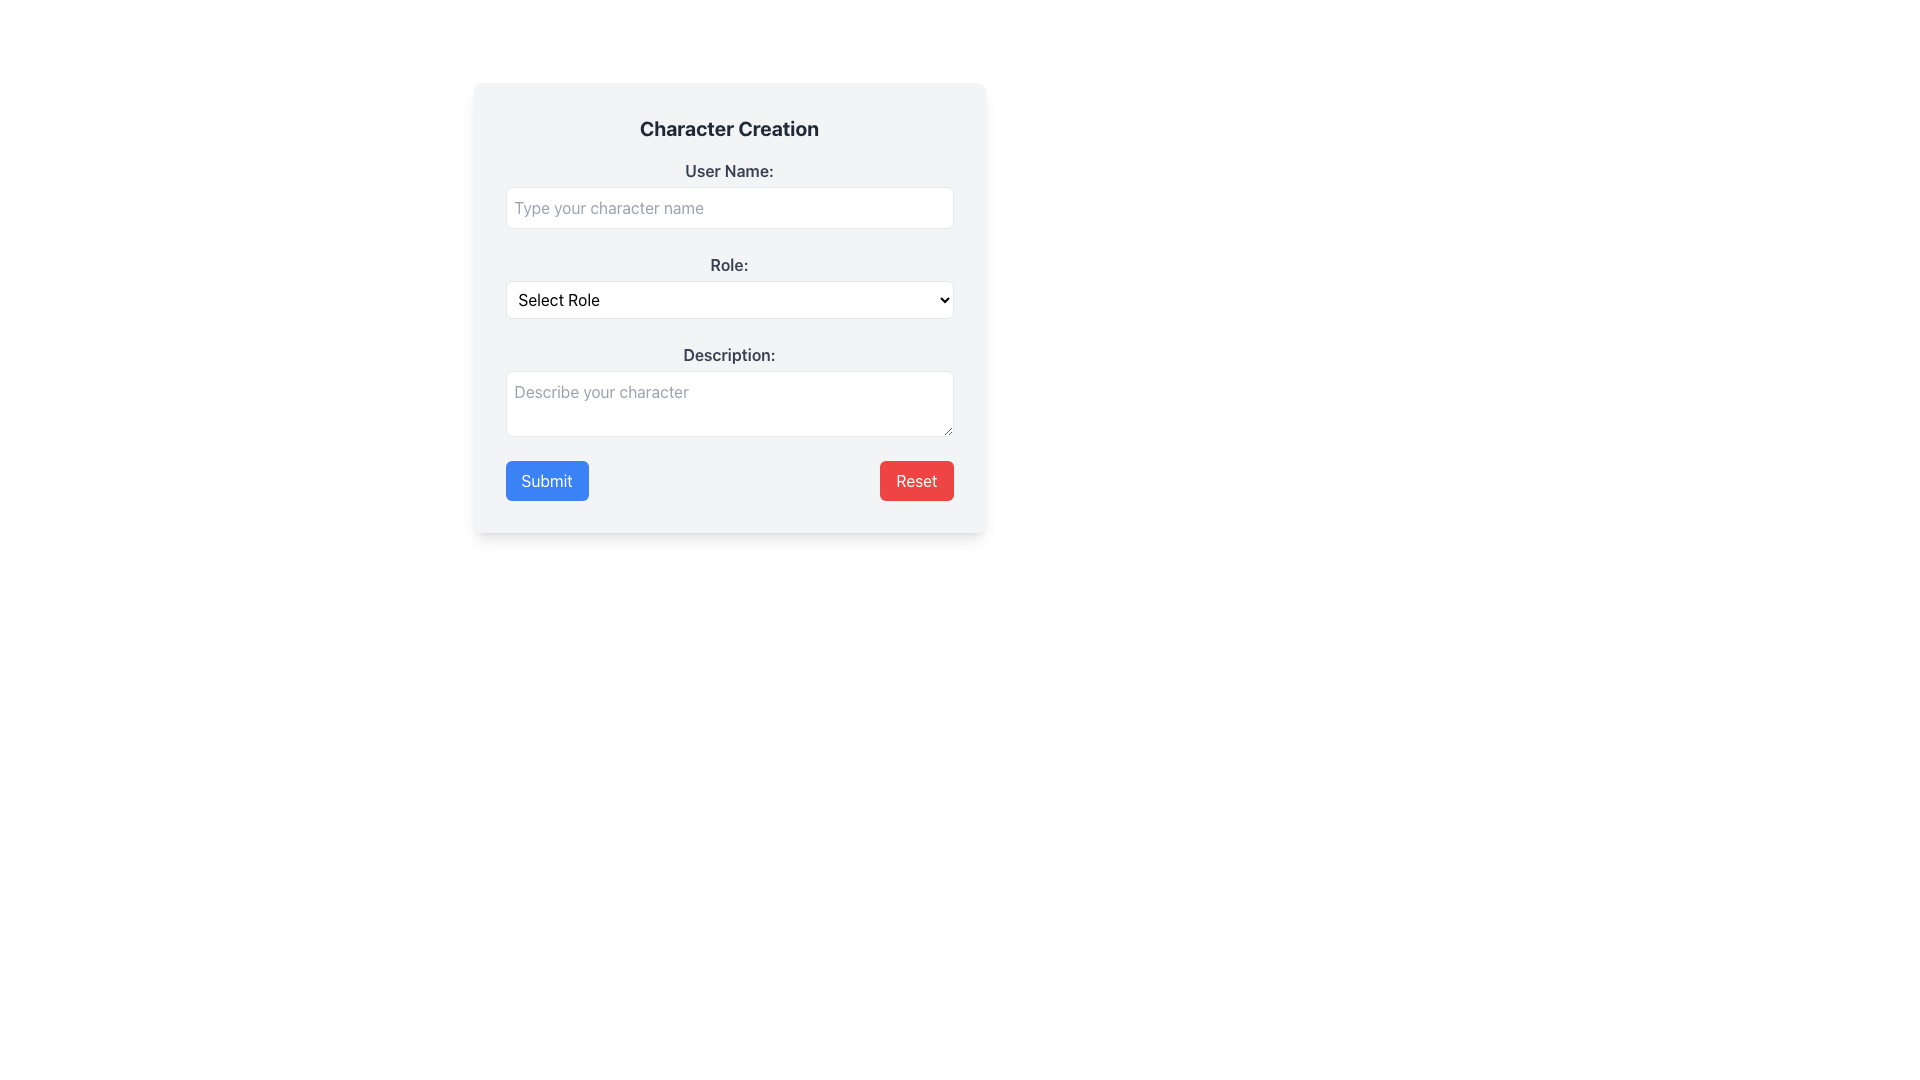 This screenshot has height=1080, width=1920. I want to click on the text label that reads 'Description:' which is styled in gray and bold, located above the multiline text input field for 'Describe your character.', so click(728, 353).